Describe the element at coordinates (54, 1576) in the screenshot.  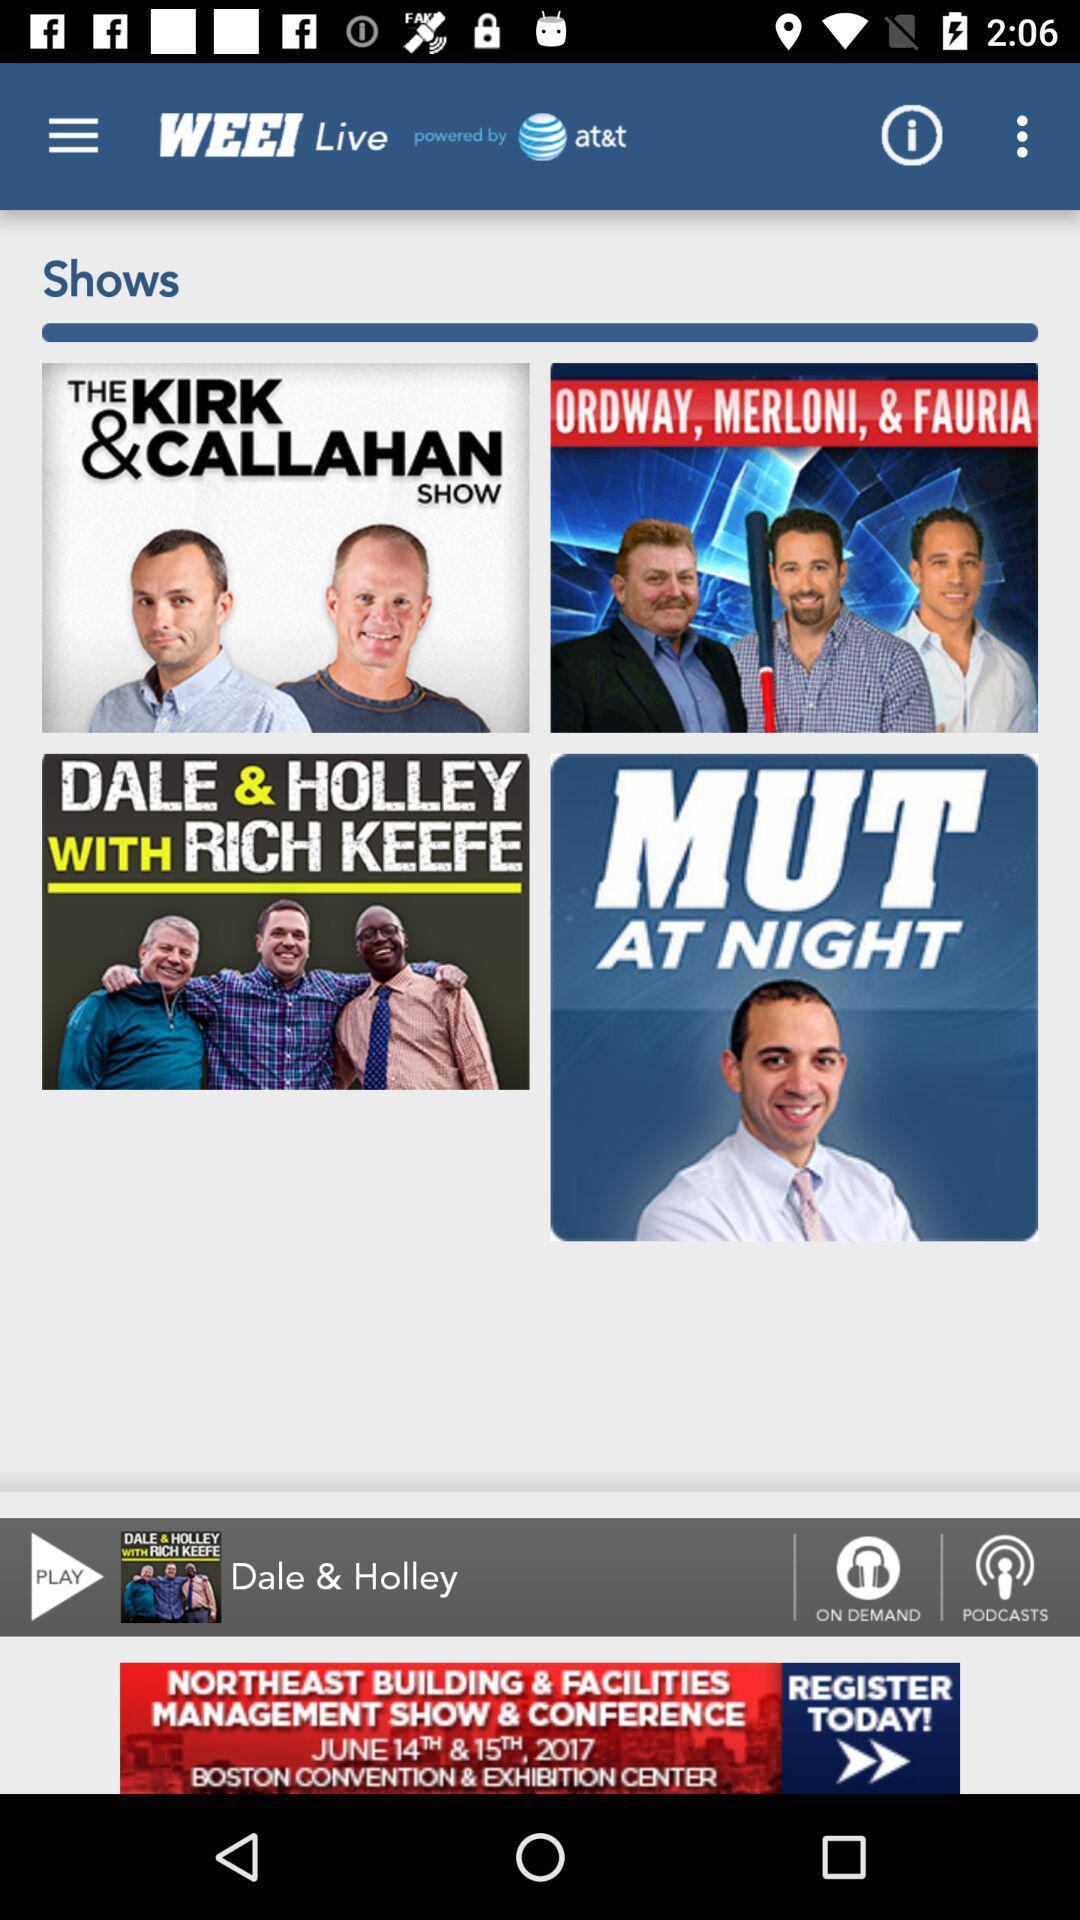
I see `the play icon` at that location.